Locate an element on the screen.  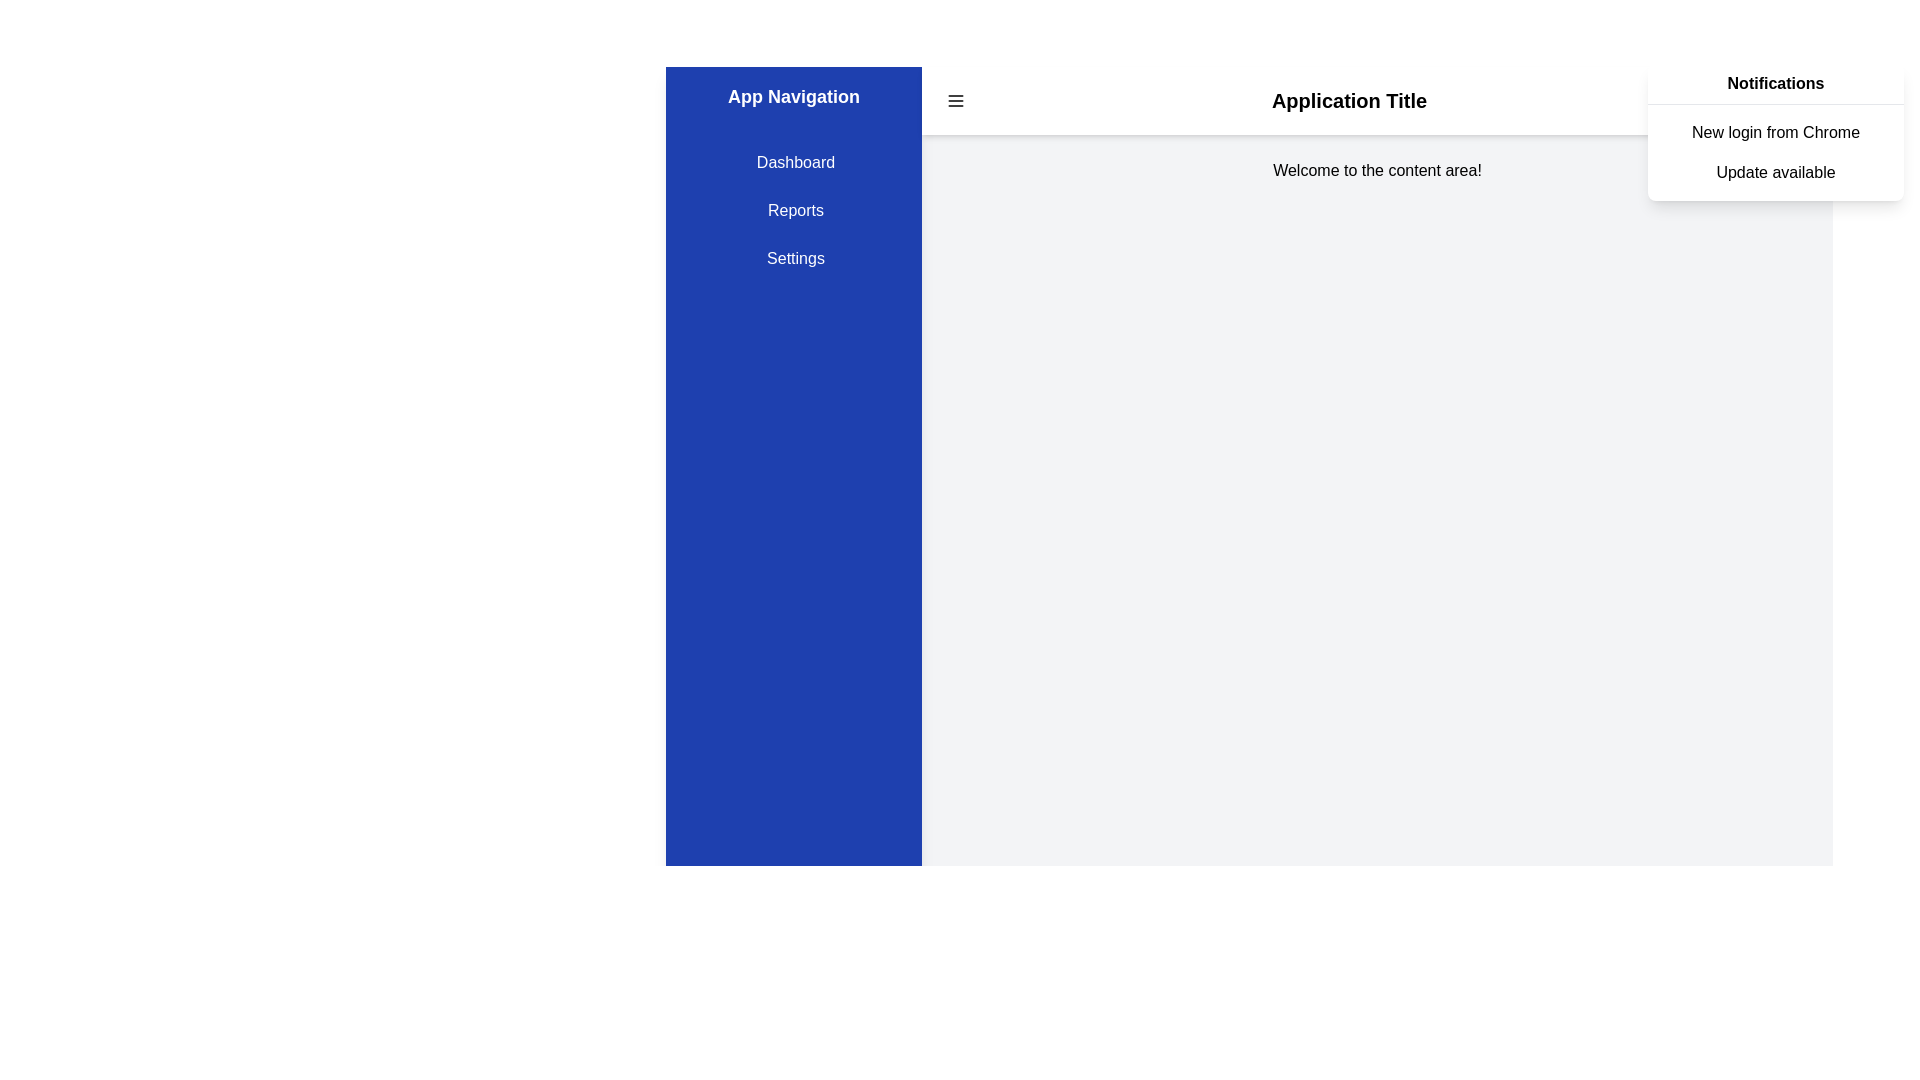
the text label 'Reports' in the sidebar menu is located at coordinates (792, 211).